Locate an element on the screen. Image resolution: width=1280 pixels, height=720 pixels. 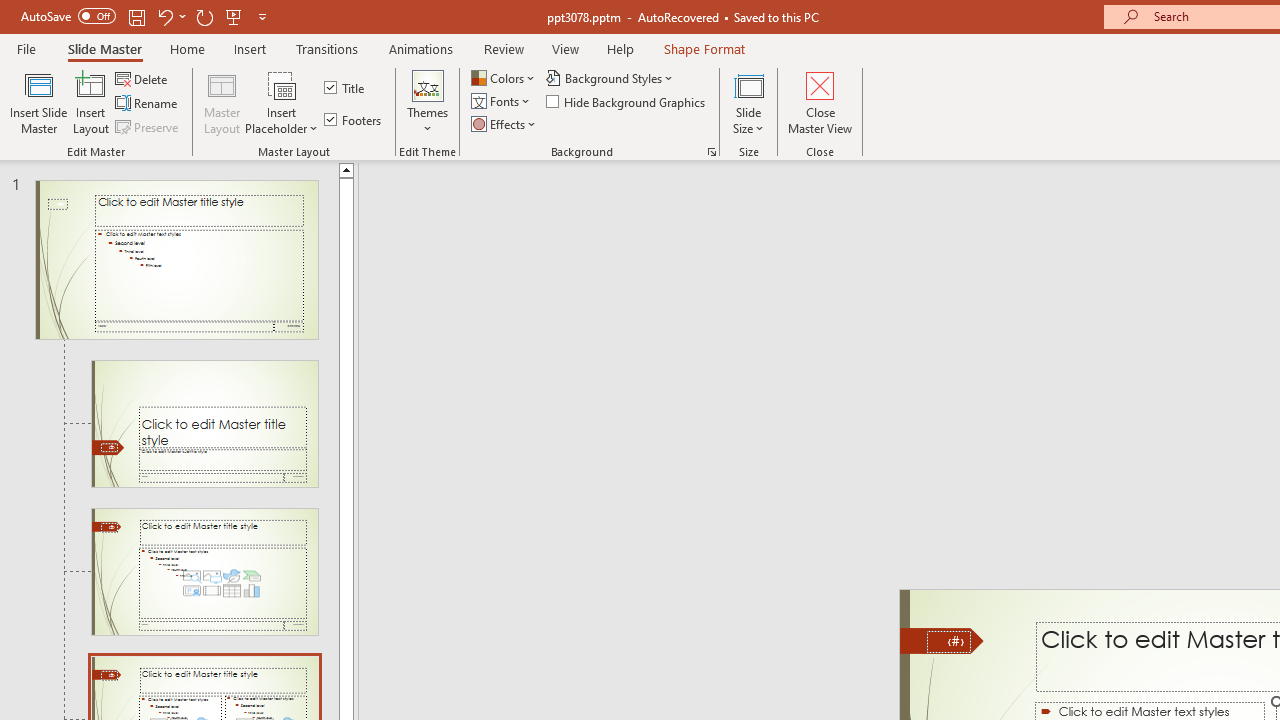
'Themes' is located at coordinates (426, 103).